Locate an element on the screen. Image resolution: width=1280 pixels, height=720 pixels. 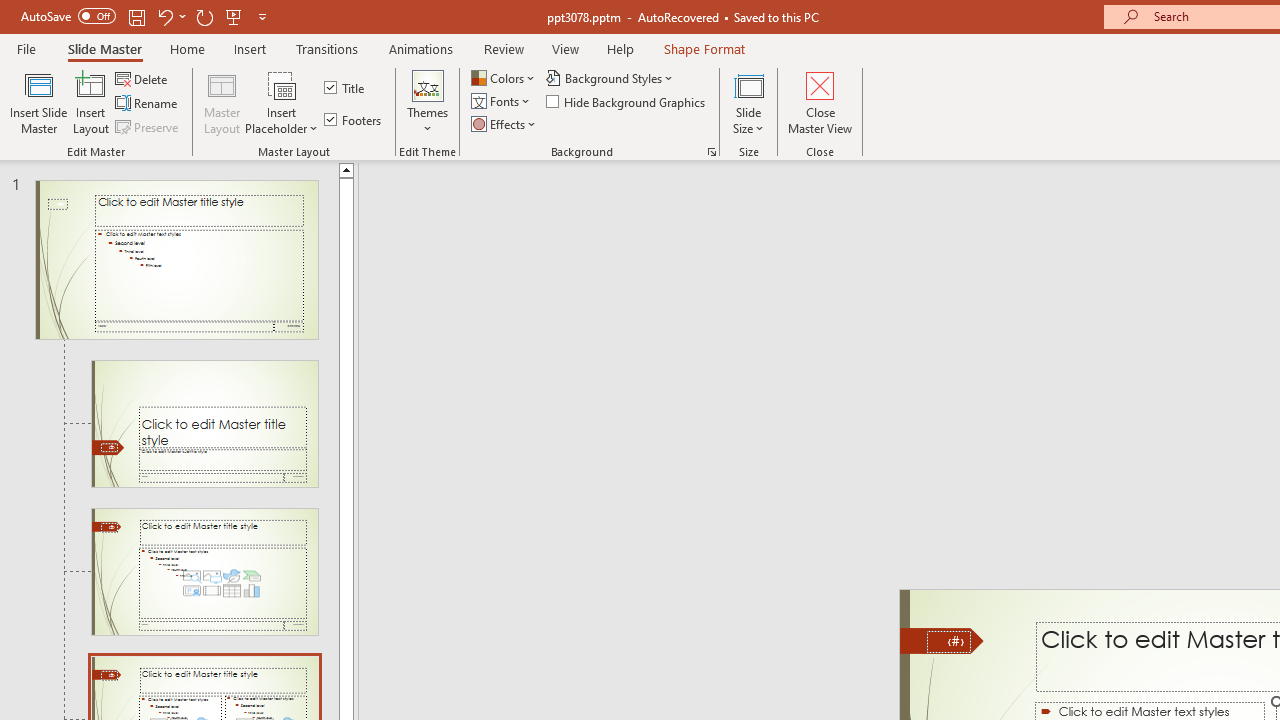
'Themes' is located at coordinates (426, 103).